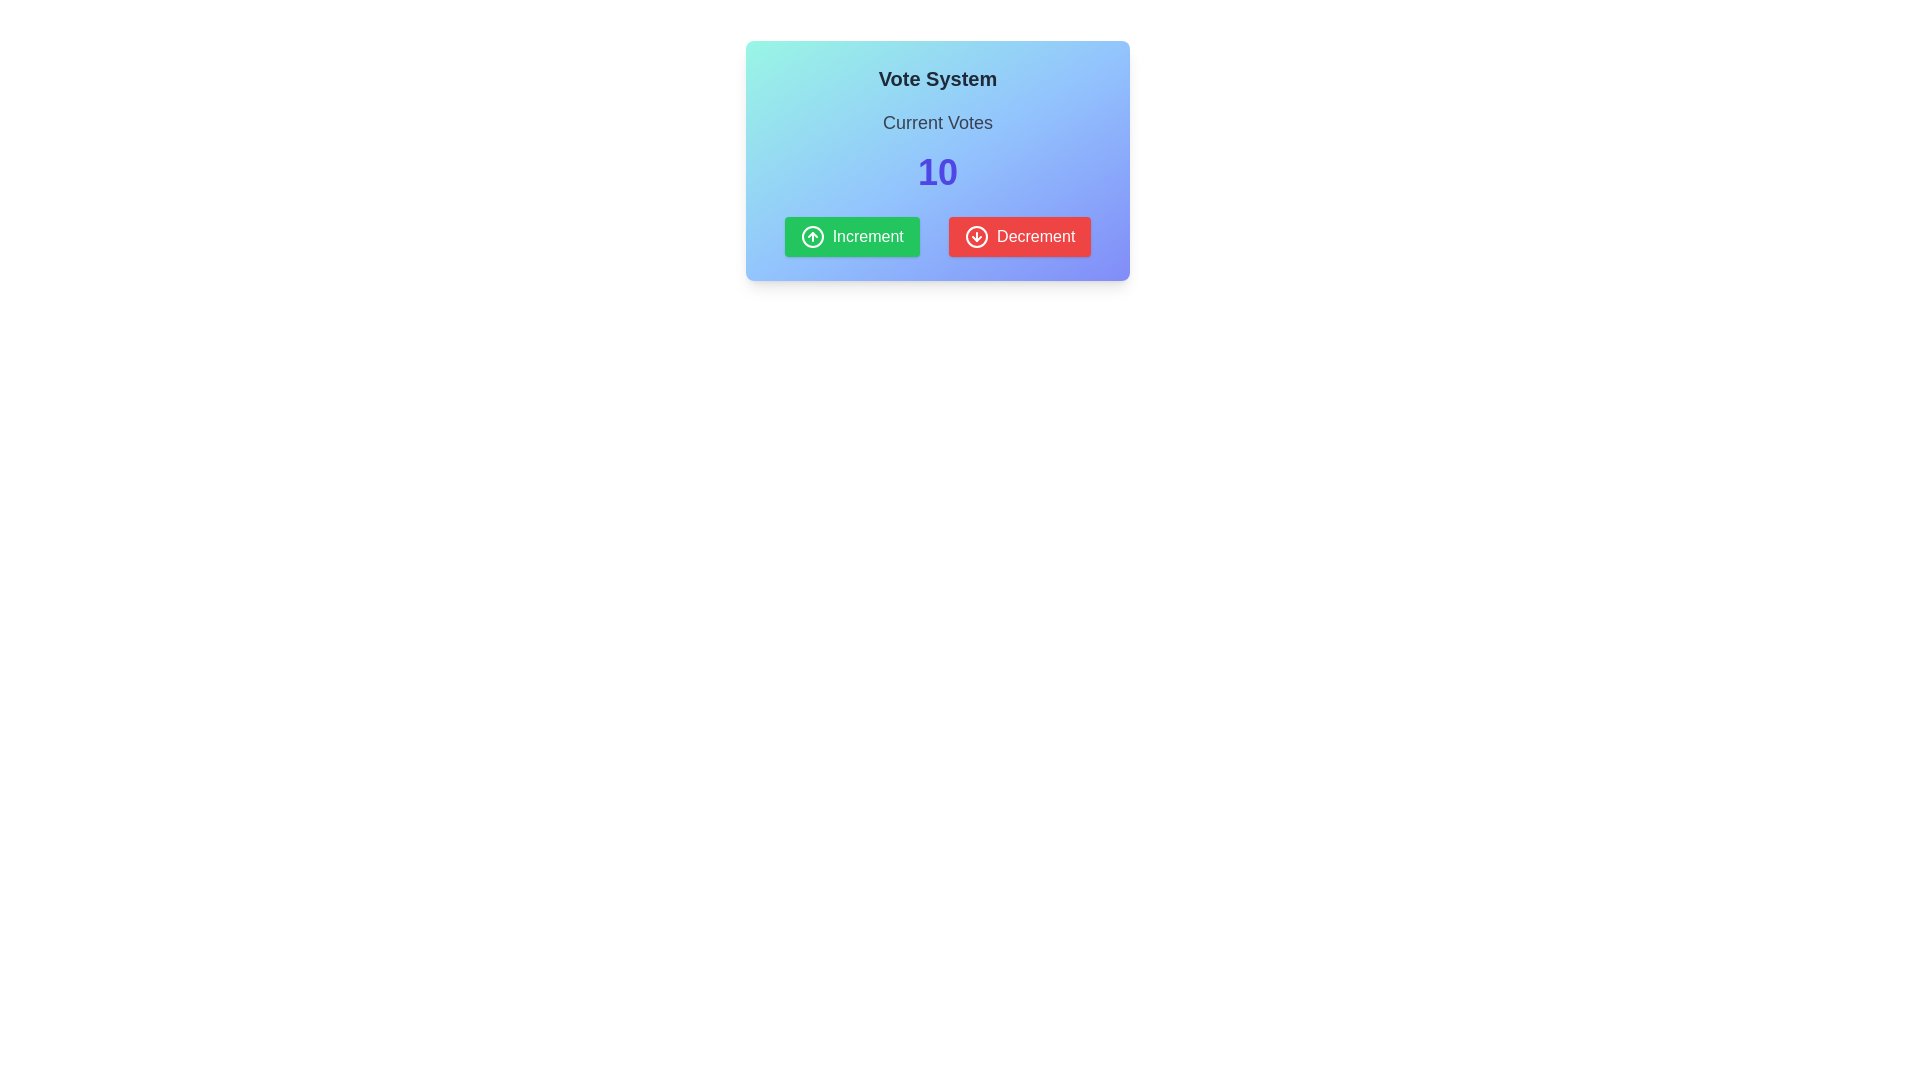 The image size is (1920, 1080). What do you see at coordinates (936, 77) in the screenshot?
I see `text heading 'Vote System' which is styled as bold and centered with a large font size in dark gray on a gradient background` at bounding box center [936, 77].